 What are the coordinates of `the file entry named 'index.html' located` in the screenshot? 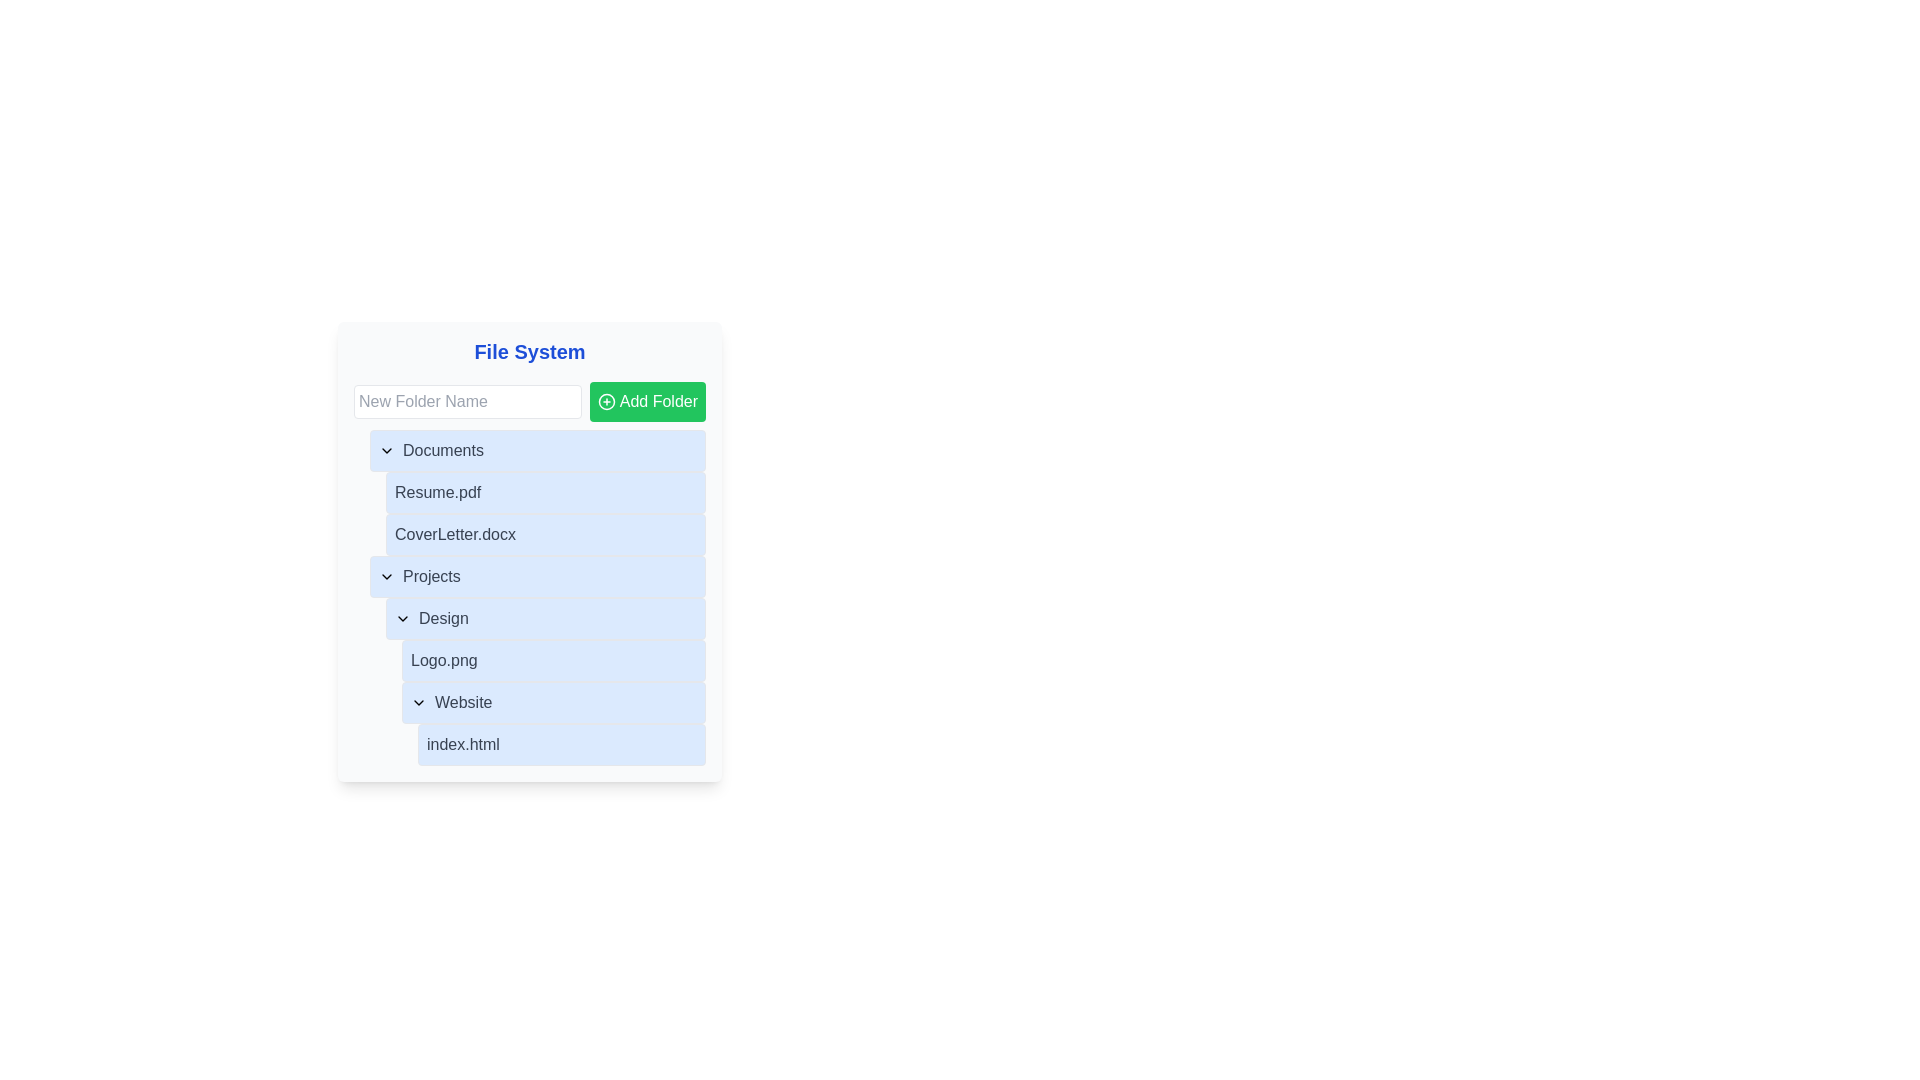 It's located at (560, 744).